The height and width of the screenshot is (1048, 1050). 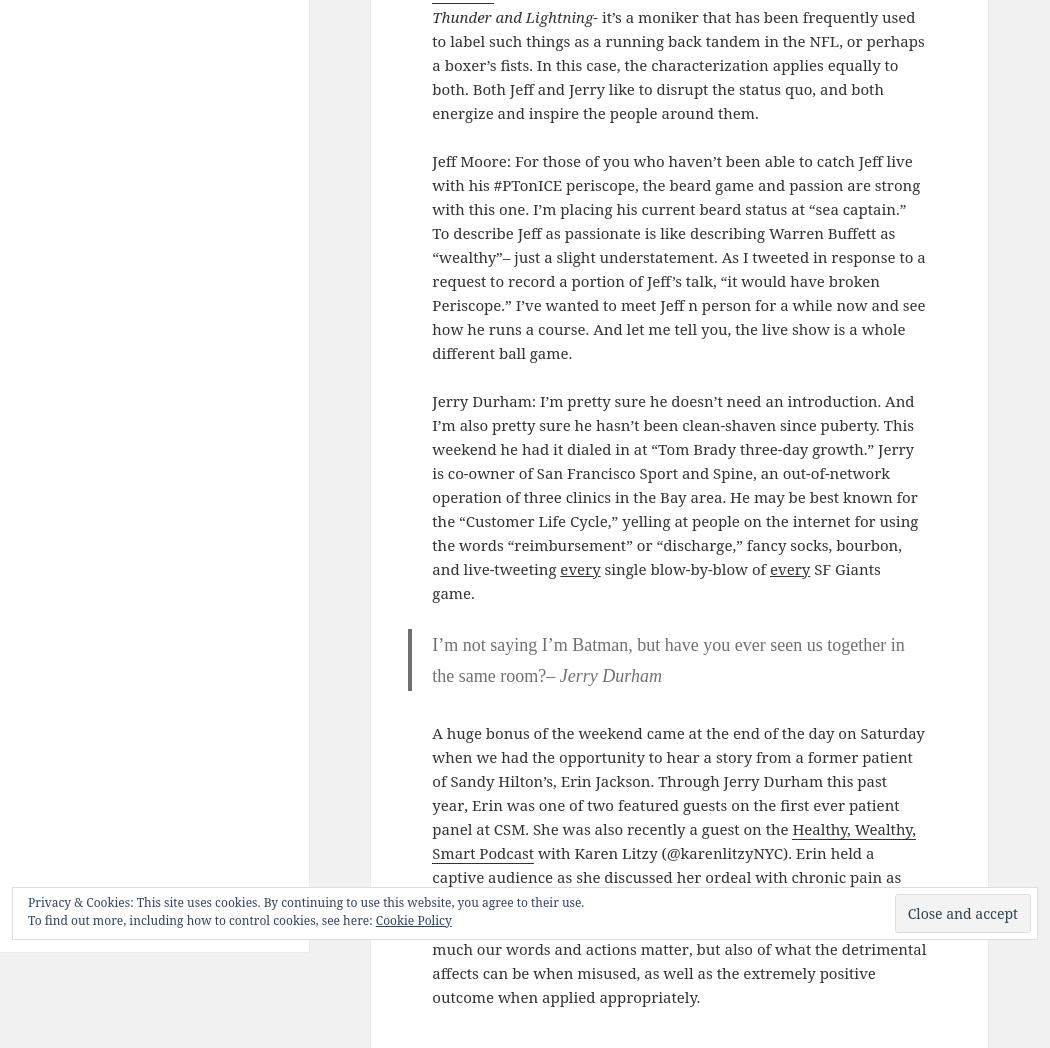 I want to click on 'Jerry Durham: I’m pretty sure he doesn’t need an introduction. And I’m also pretty sure he hasn’t been clean-shaven since puberty. This weekend he had it dialed in at “Tom Brady three-day growth.” Jerry is co-owner of San Francisco Sport and Spine, an out-of-network operation of three clinics in the Bay area. He may be best known for the “Customer Life Cycle,” yelling at people on the internet for using the words “reimbursement” or “discharge,” fancy socks, bourbon, and live-tweeting', so click(x=430, y=483).